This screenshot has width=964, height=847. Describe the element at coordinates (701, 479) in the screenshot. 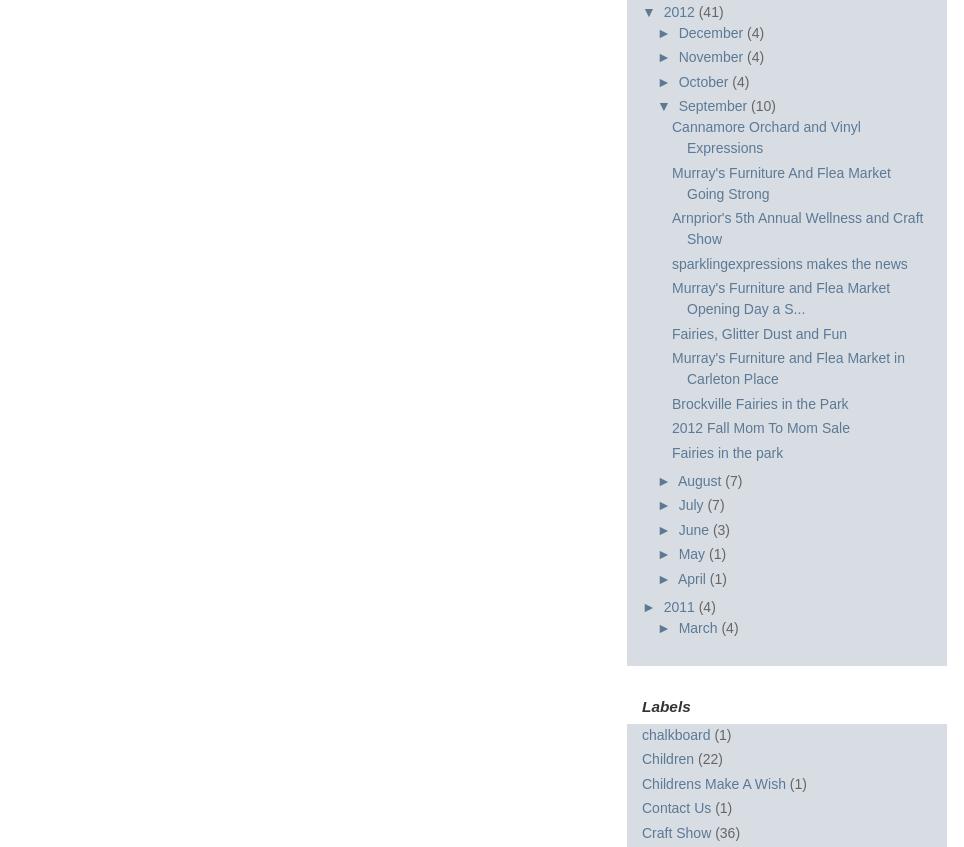

I see `'August'` at that location.